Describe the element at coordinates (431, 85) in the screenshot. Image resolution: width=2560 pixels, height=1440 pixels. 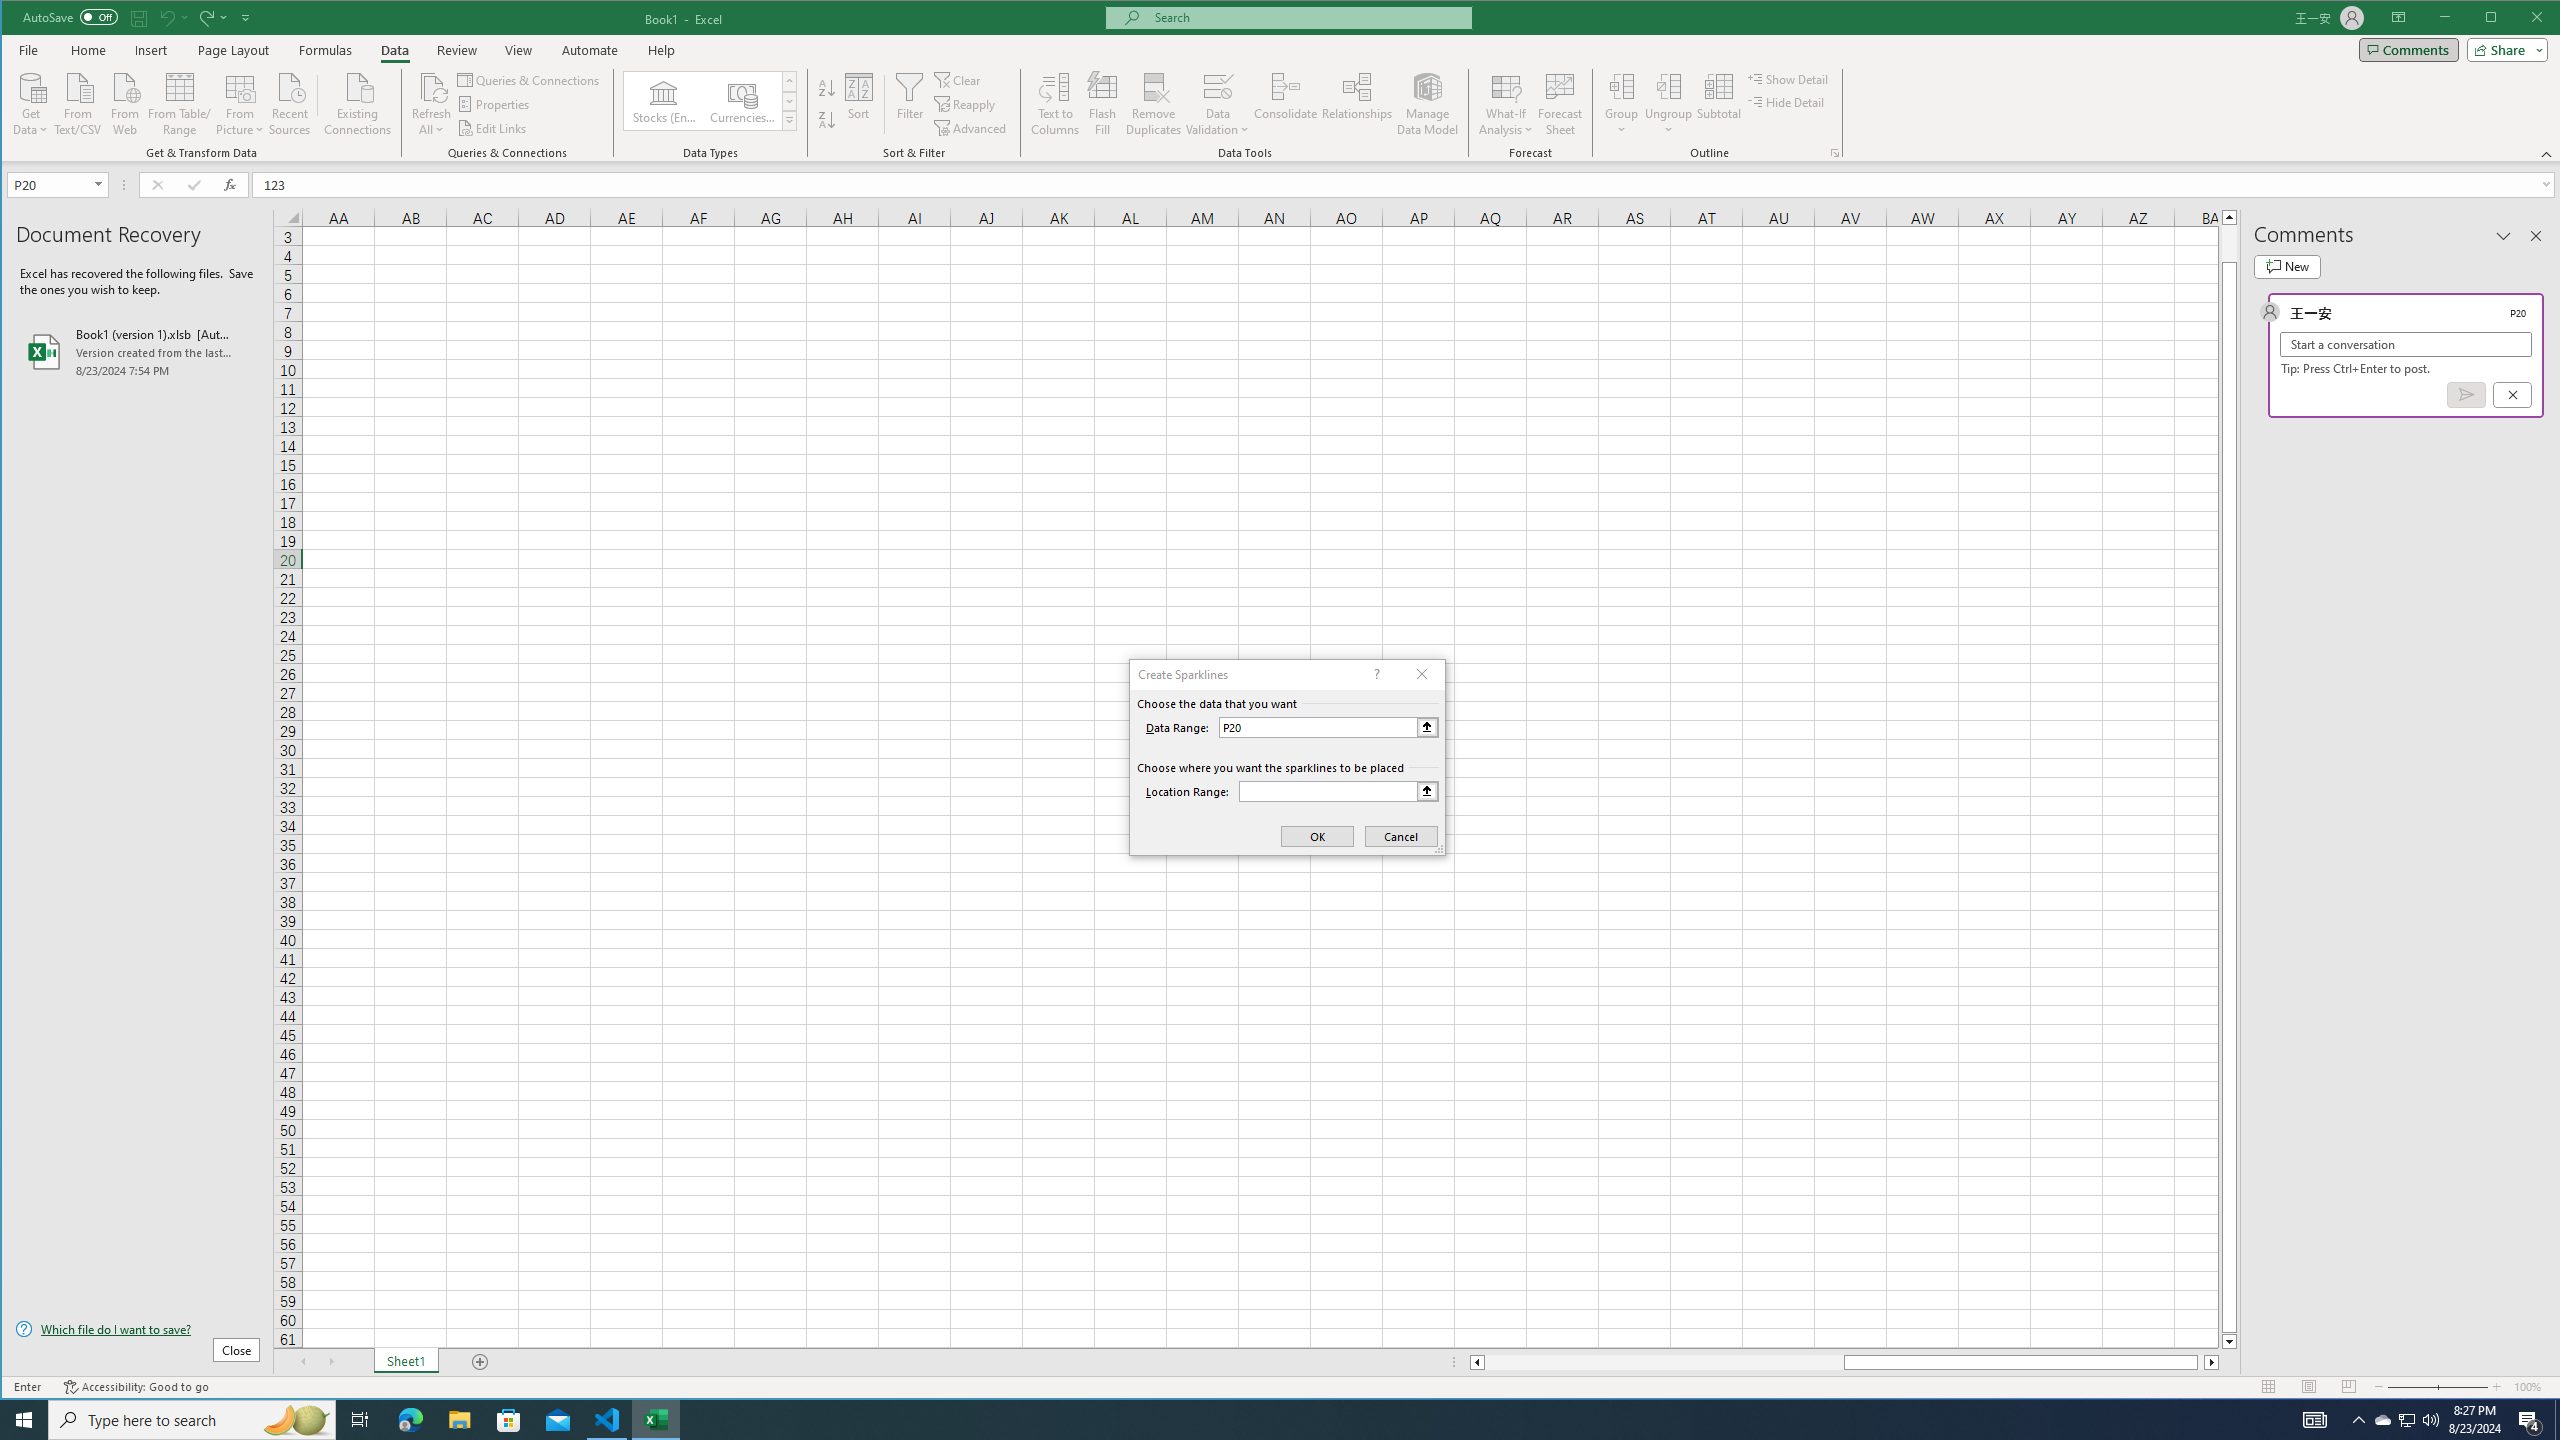
I see `'Refresh All'` at that location.